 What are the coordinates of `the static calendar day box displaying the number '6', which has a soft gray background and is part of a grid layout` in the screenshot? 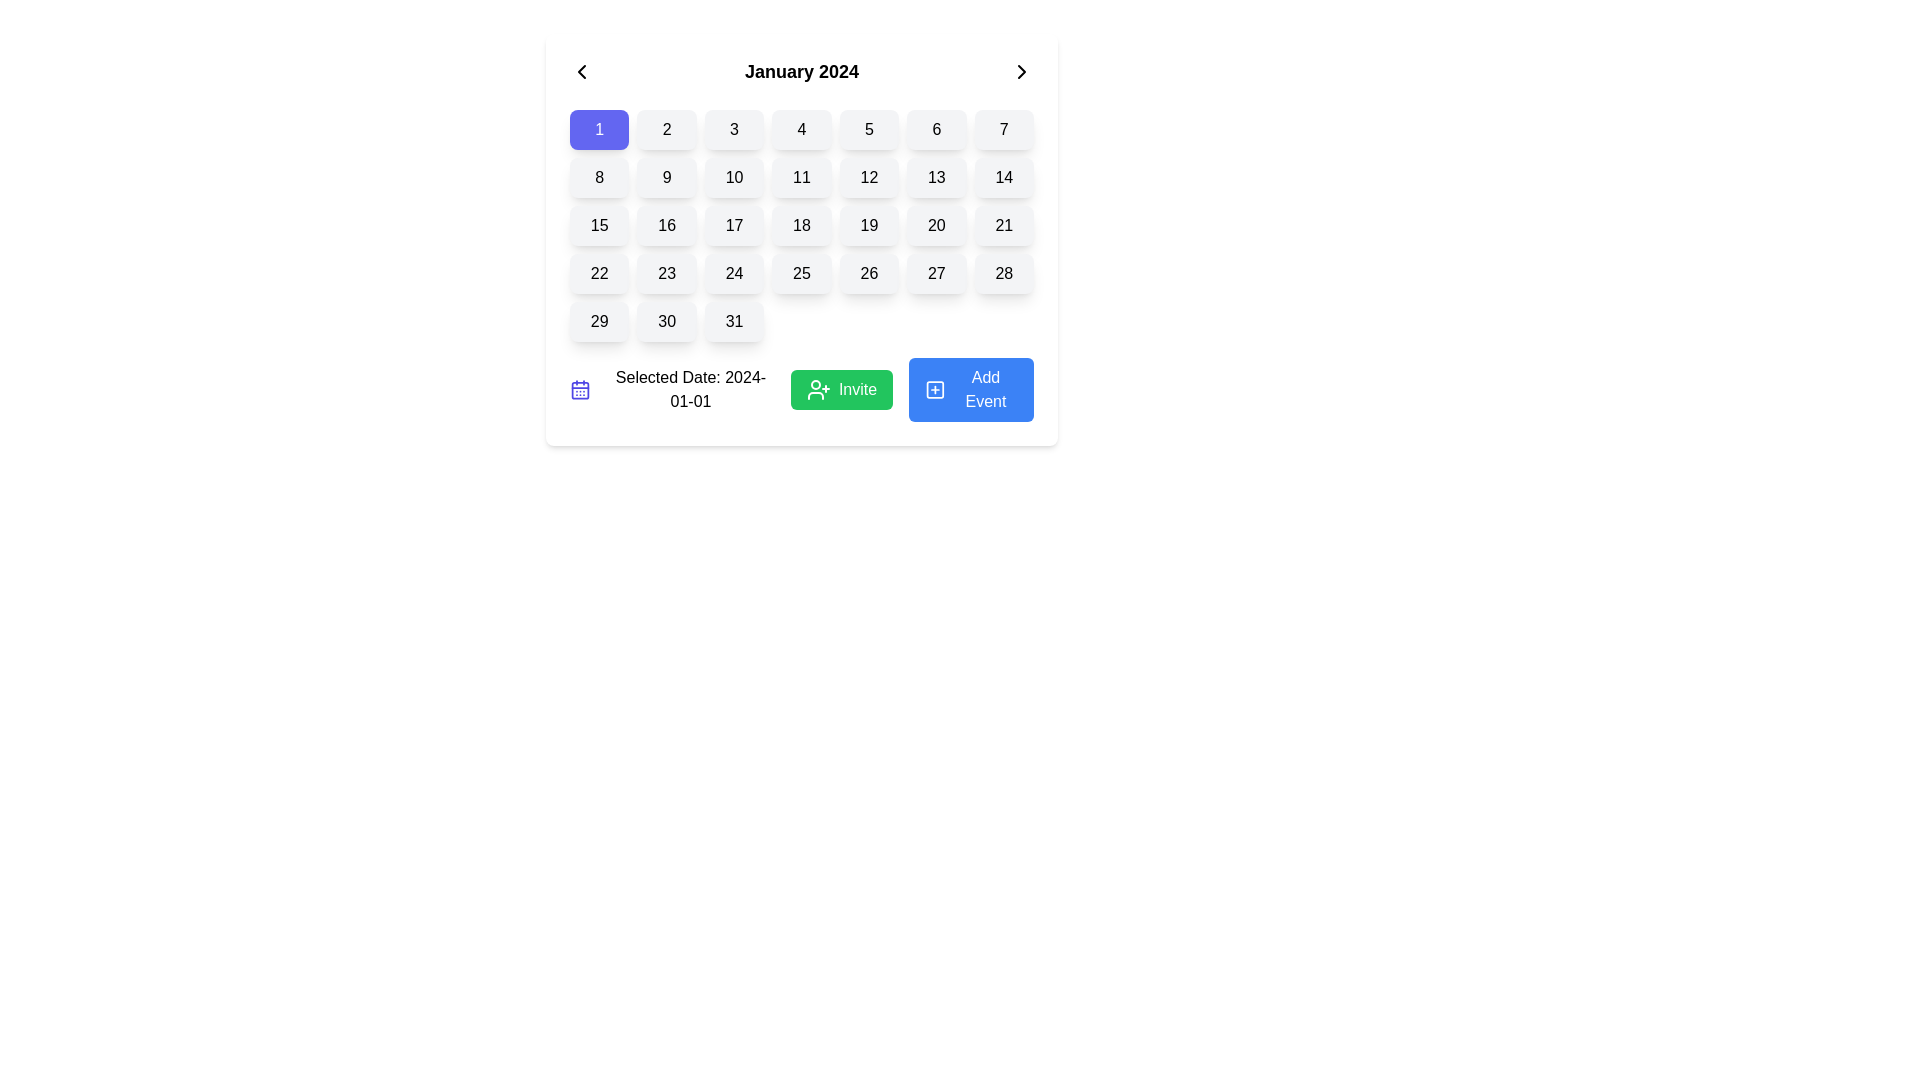 It's located at (935, 130).